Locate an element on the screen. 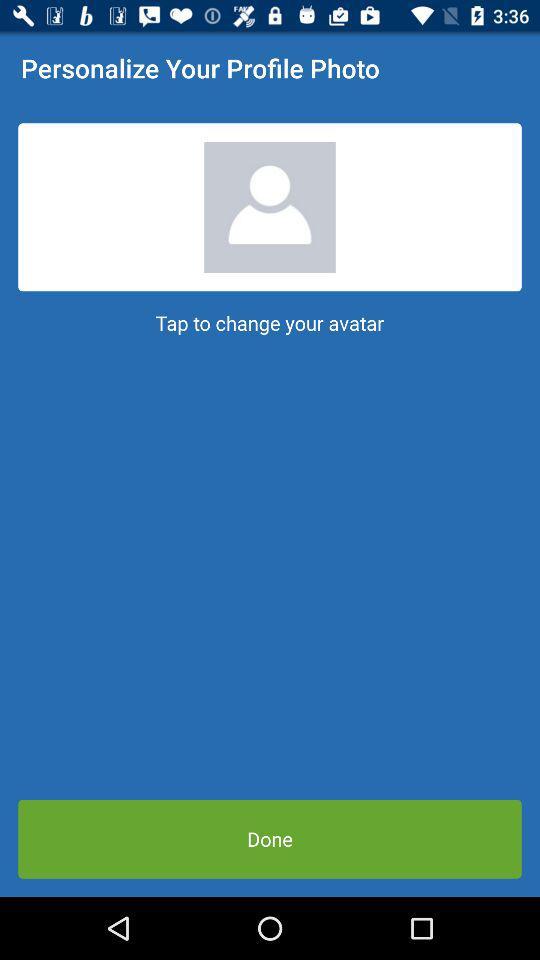  done item is located at coordinates (270, 839).